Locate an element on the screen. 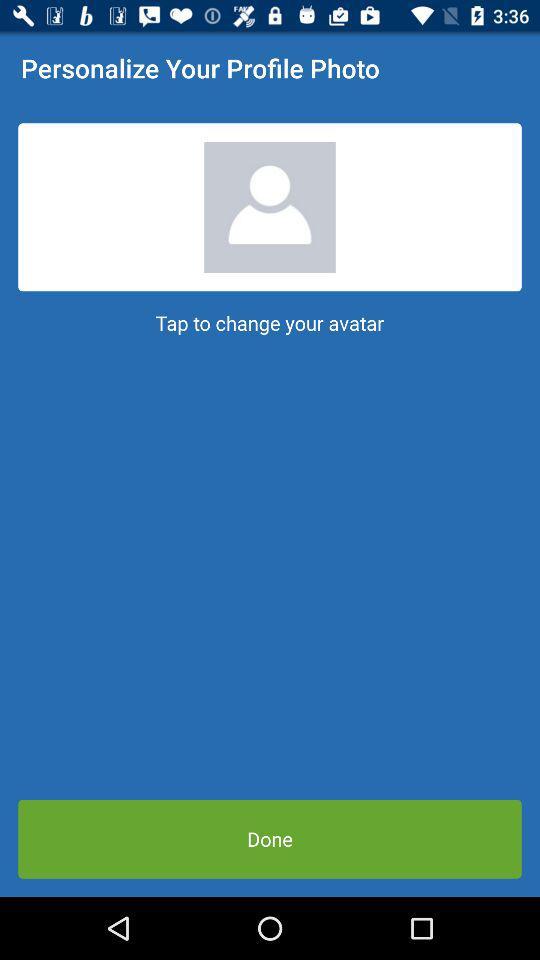  done item is located at coordinates (270, 839).